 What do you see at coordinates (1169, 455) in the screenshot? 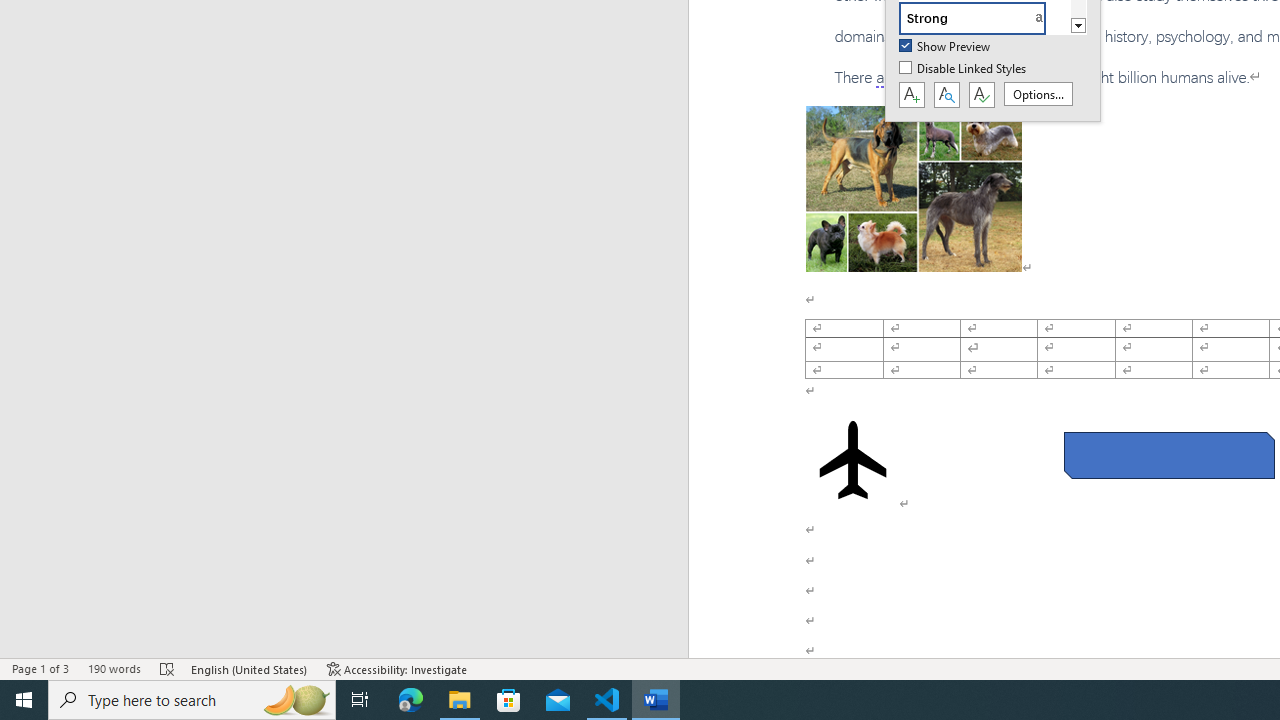
I see `'Rectangle: Diagonal Corners Snipped 2'` at bounding box center [1169, 455].